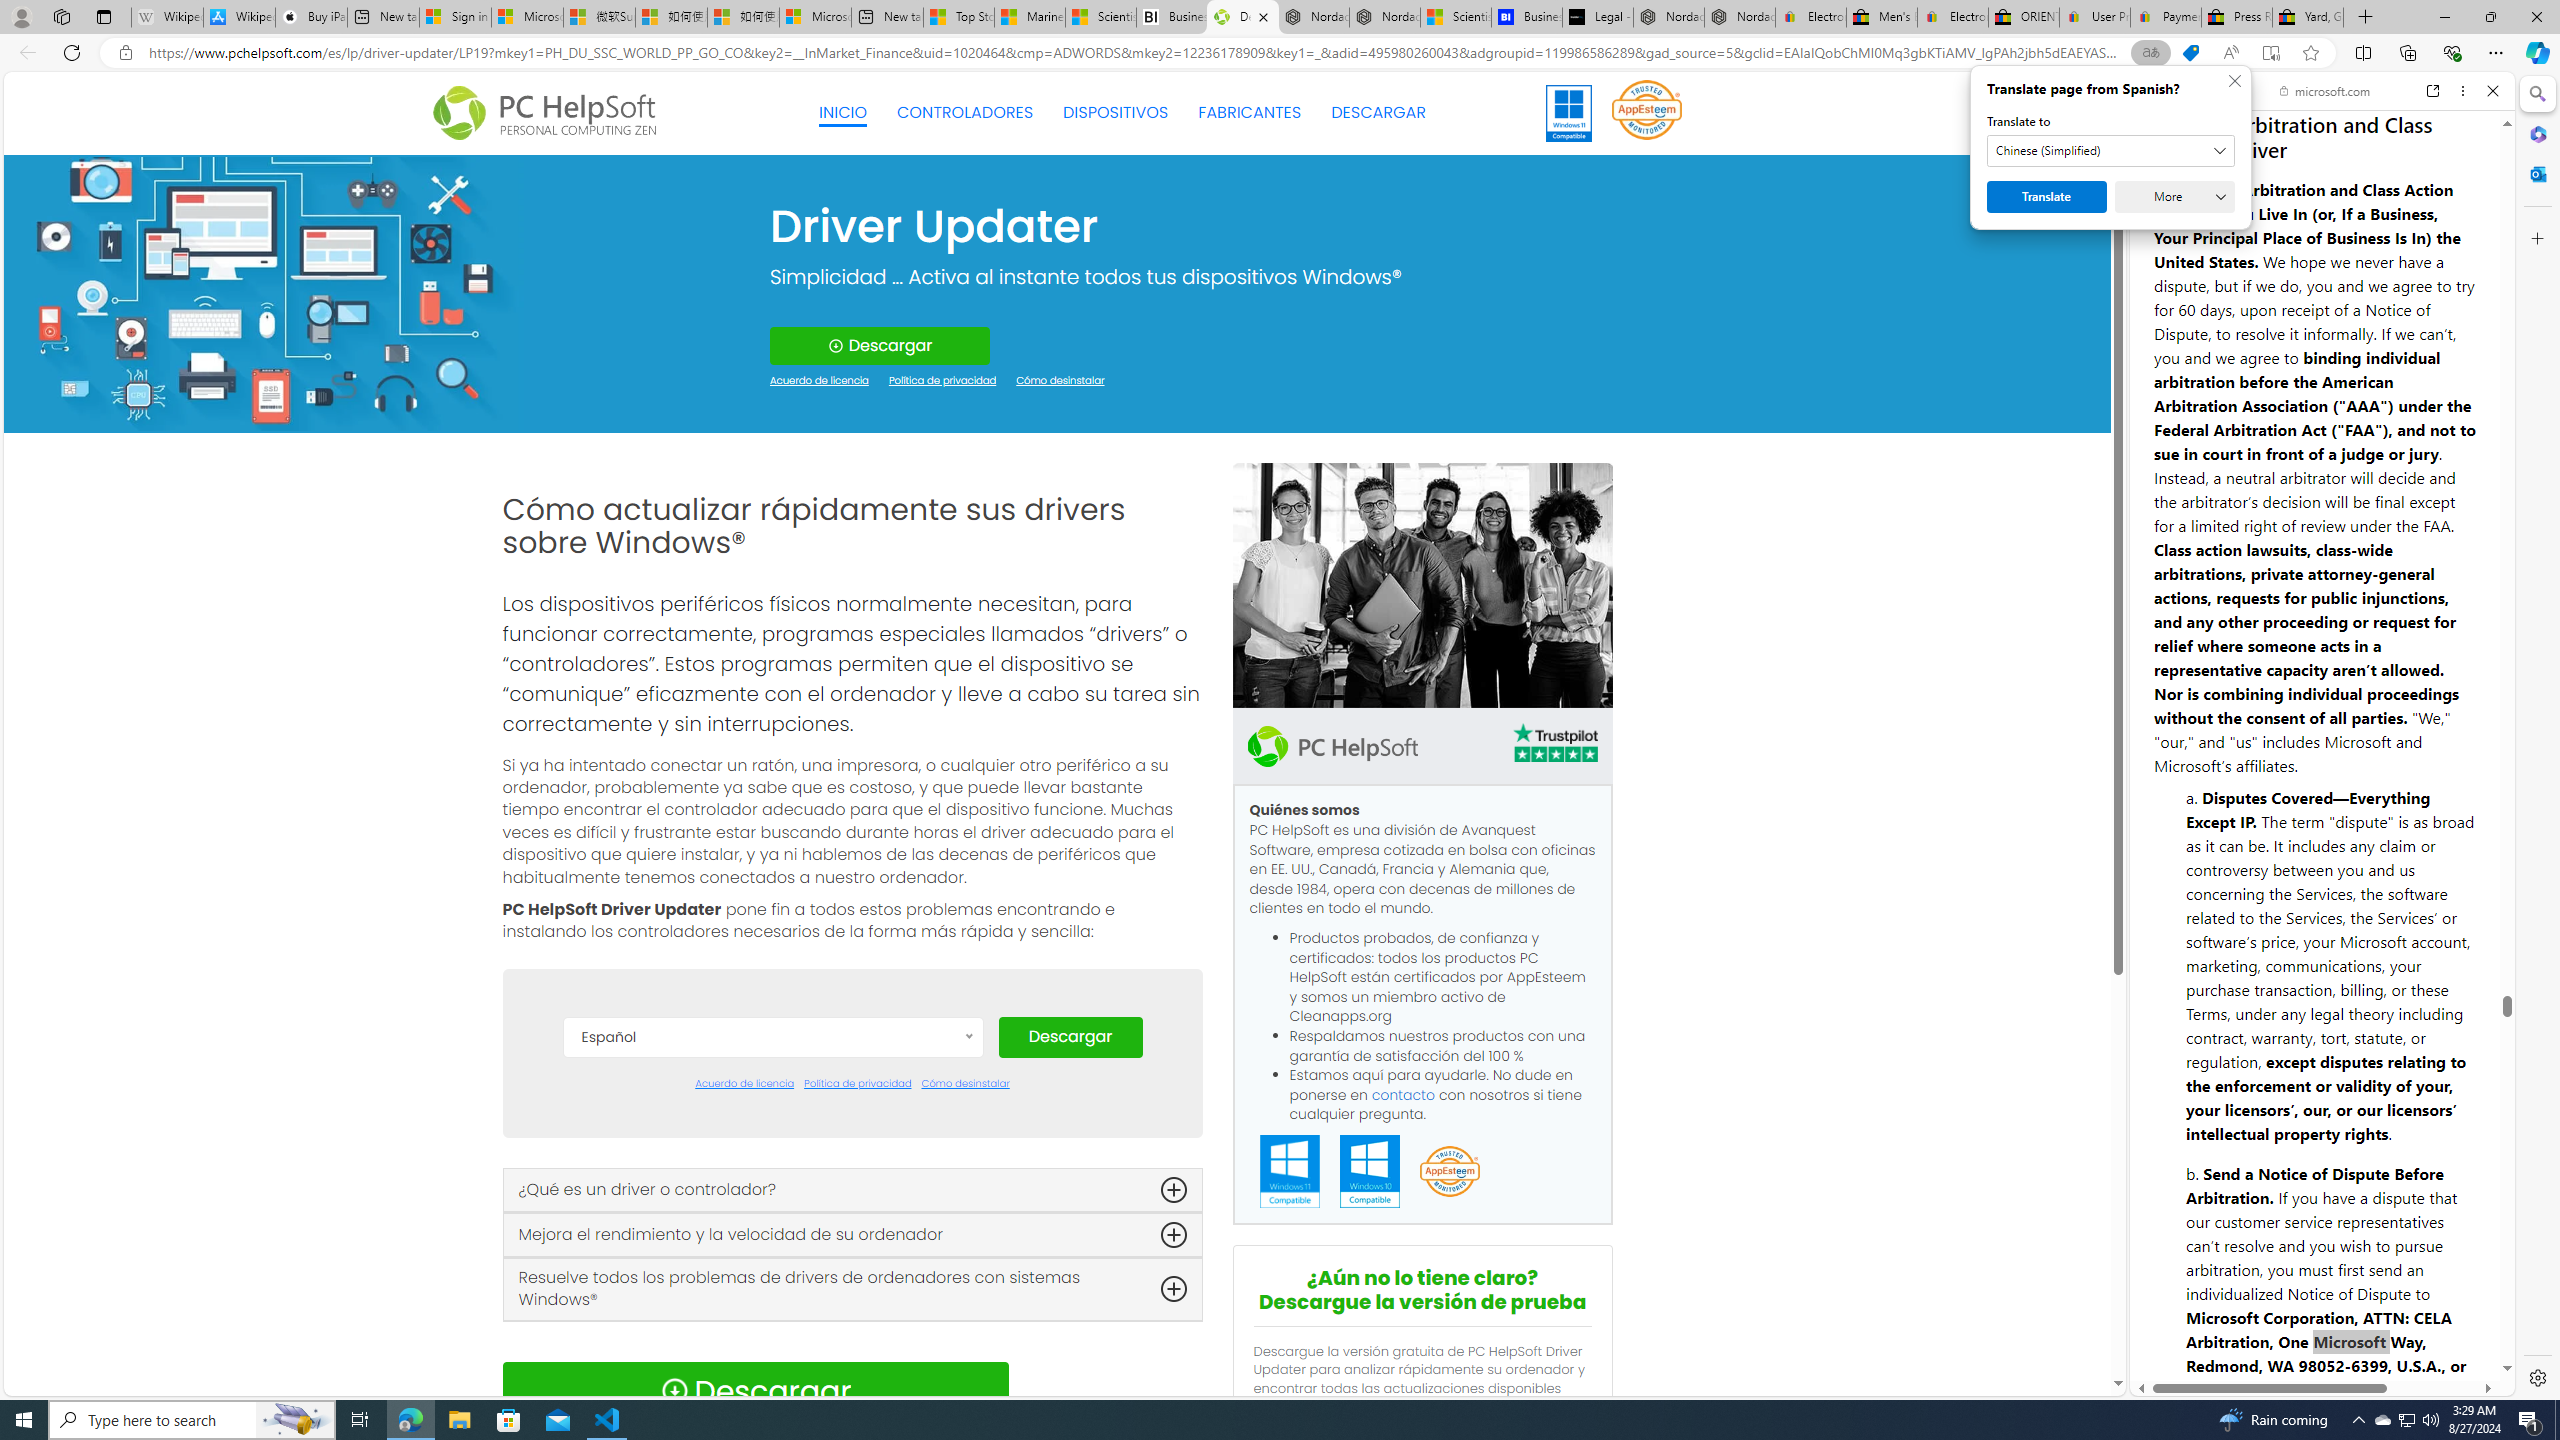  What do you see at coordinates (1554, 746) in the screenshot?
I see `'TrustPilot'` at bounding box center [1554, 746].